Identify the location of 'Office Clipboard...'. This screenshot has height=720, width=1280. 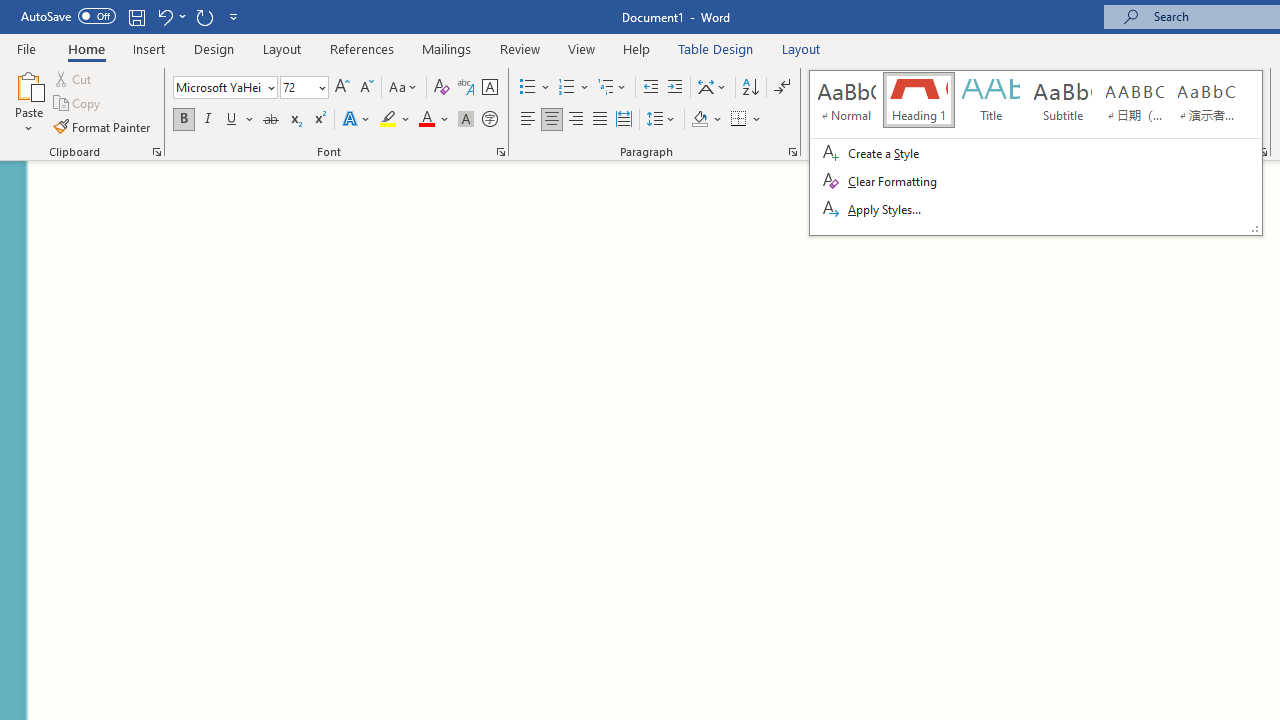
(155, 150).